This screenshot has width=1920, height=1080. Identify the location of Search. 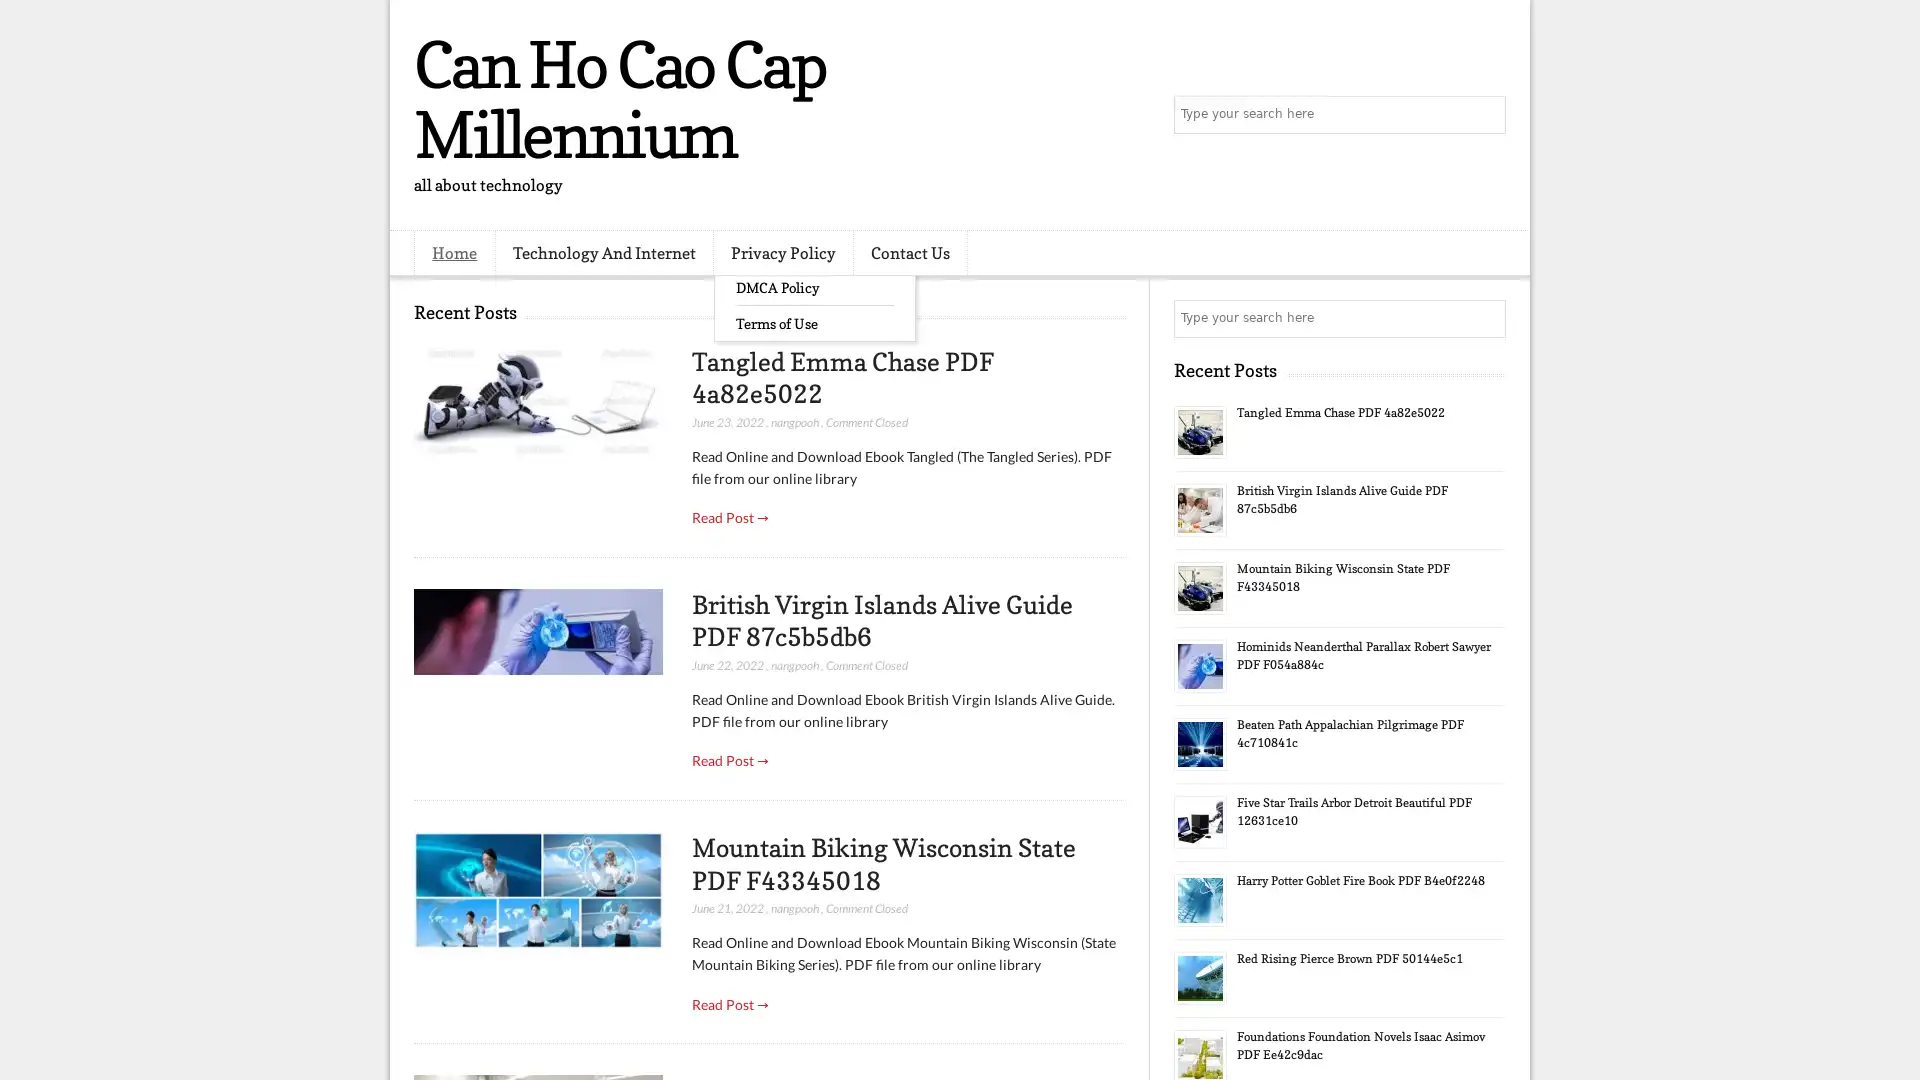
(1485, 318).